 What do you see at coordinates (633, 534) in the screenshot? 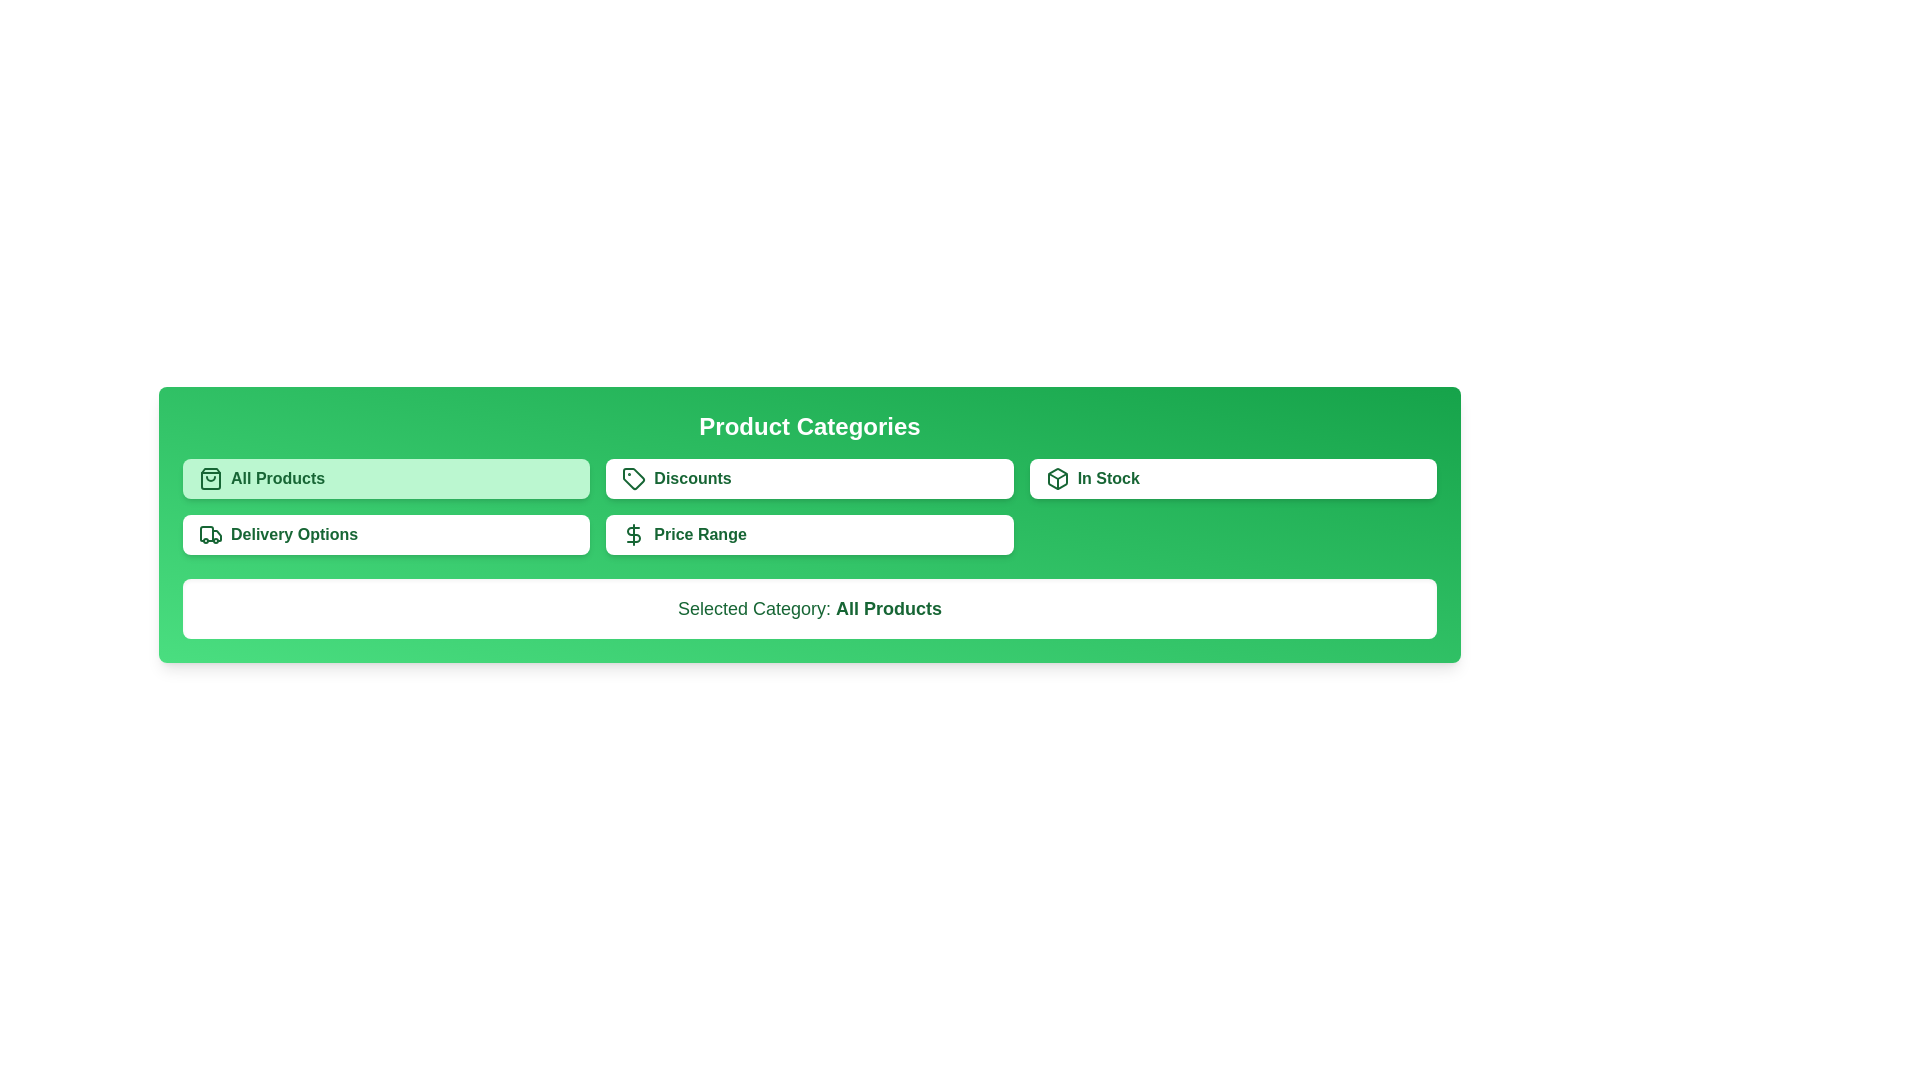
I see `the pricing icon that visually represents budget-related functionality, located to the left of the 'Price Range' button text in the green toolbar` at bounding box center [633, 534].